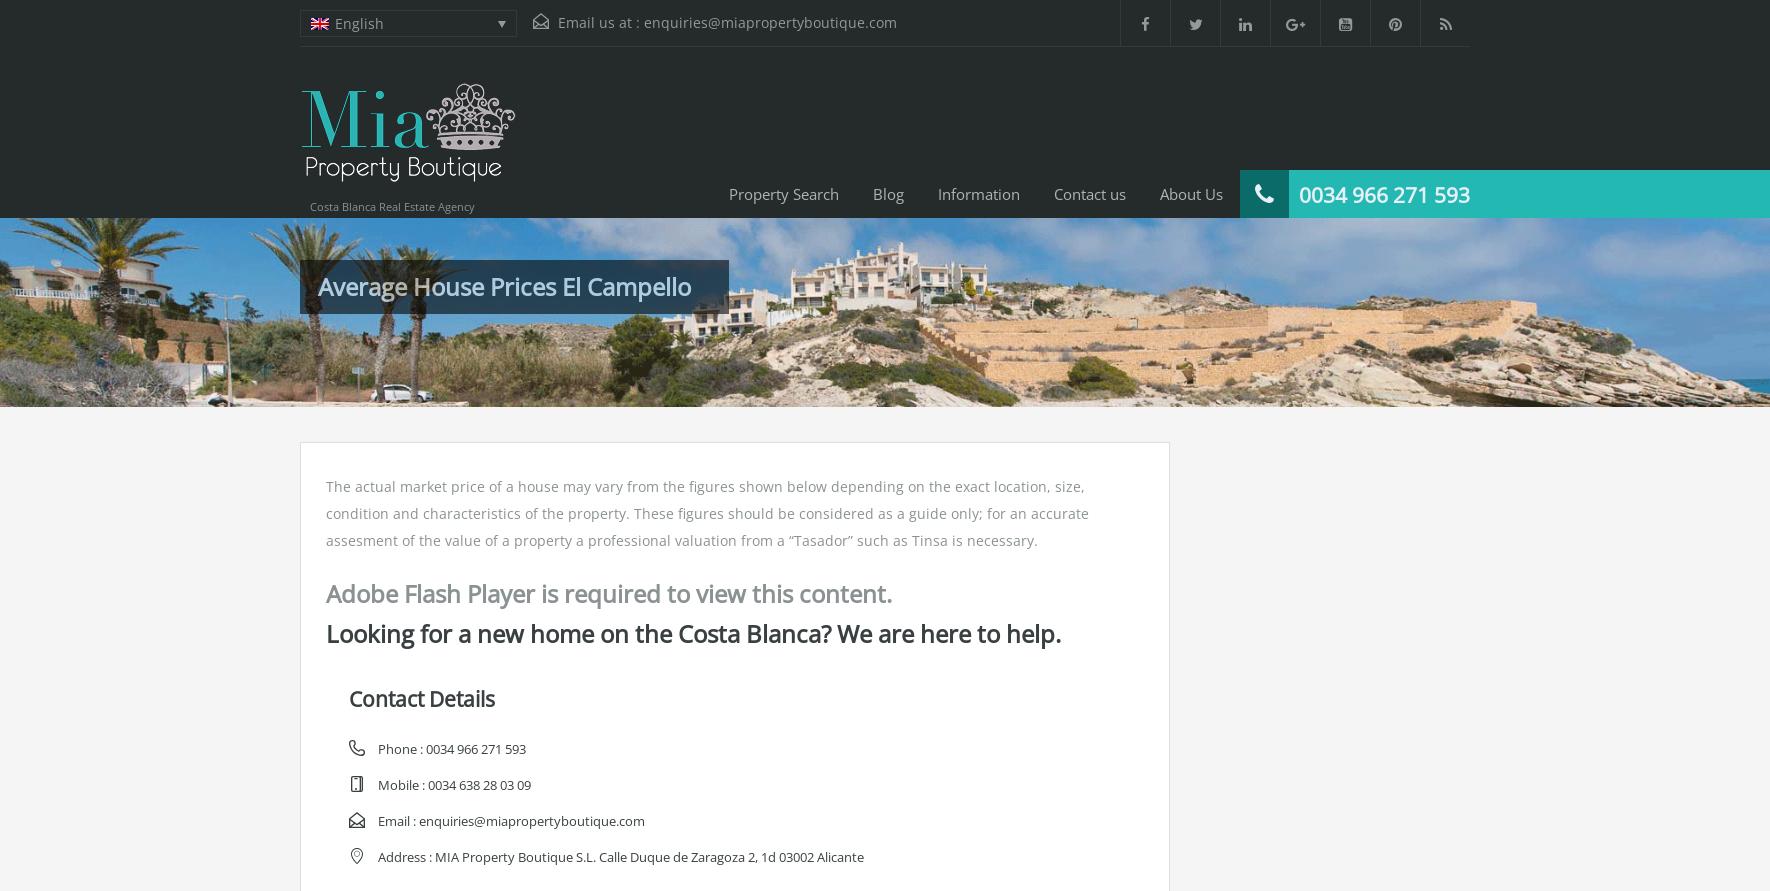  What do you see at coordinates (597, 22) in the screenshot?
I see `'Email us at :'` at bounding box center [597, 22].